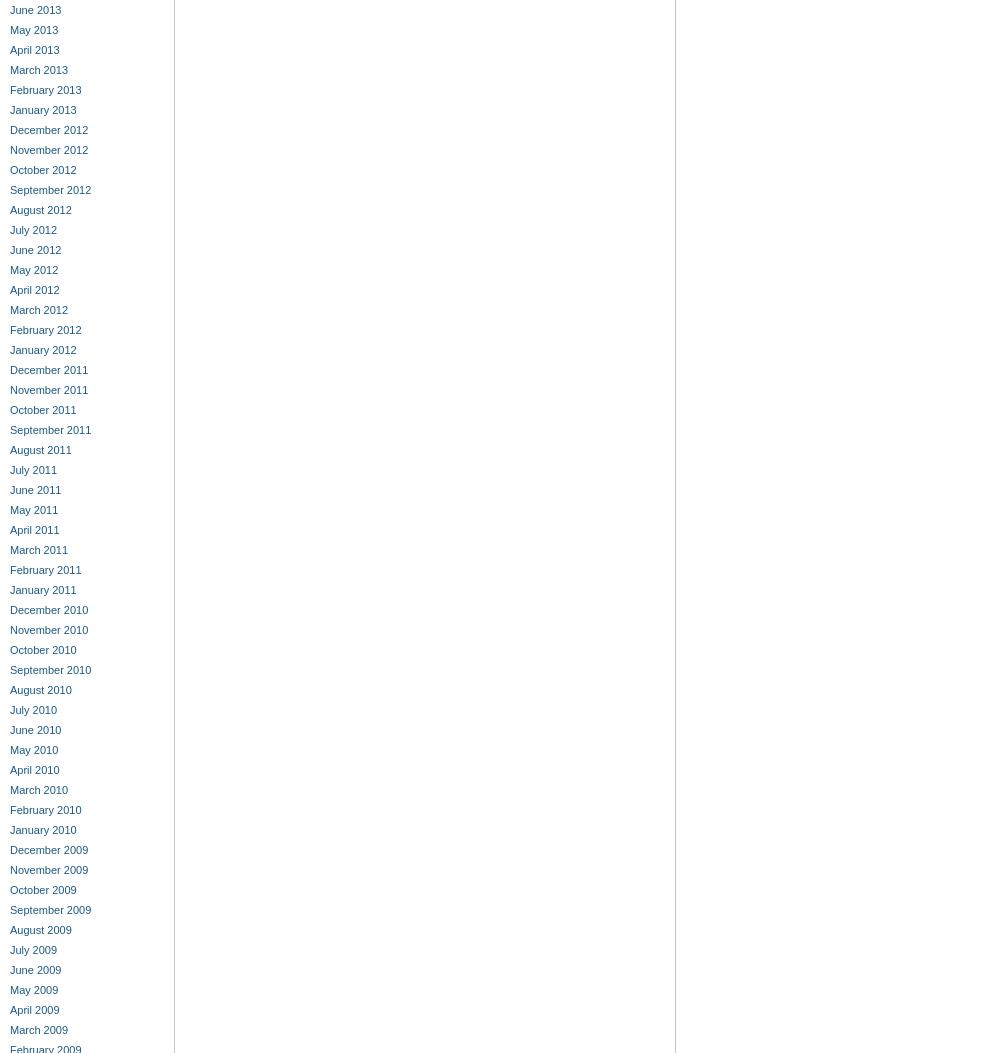 The width and height of the screenshot is (990, 1053). What do you see at coordinates (8, 310) in the screenshot?
I see `'March 2012'` at bounding box center [8, 310].